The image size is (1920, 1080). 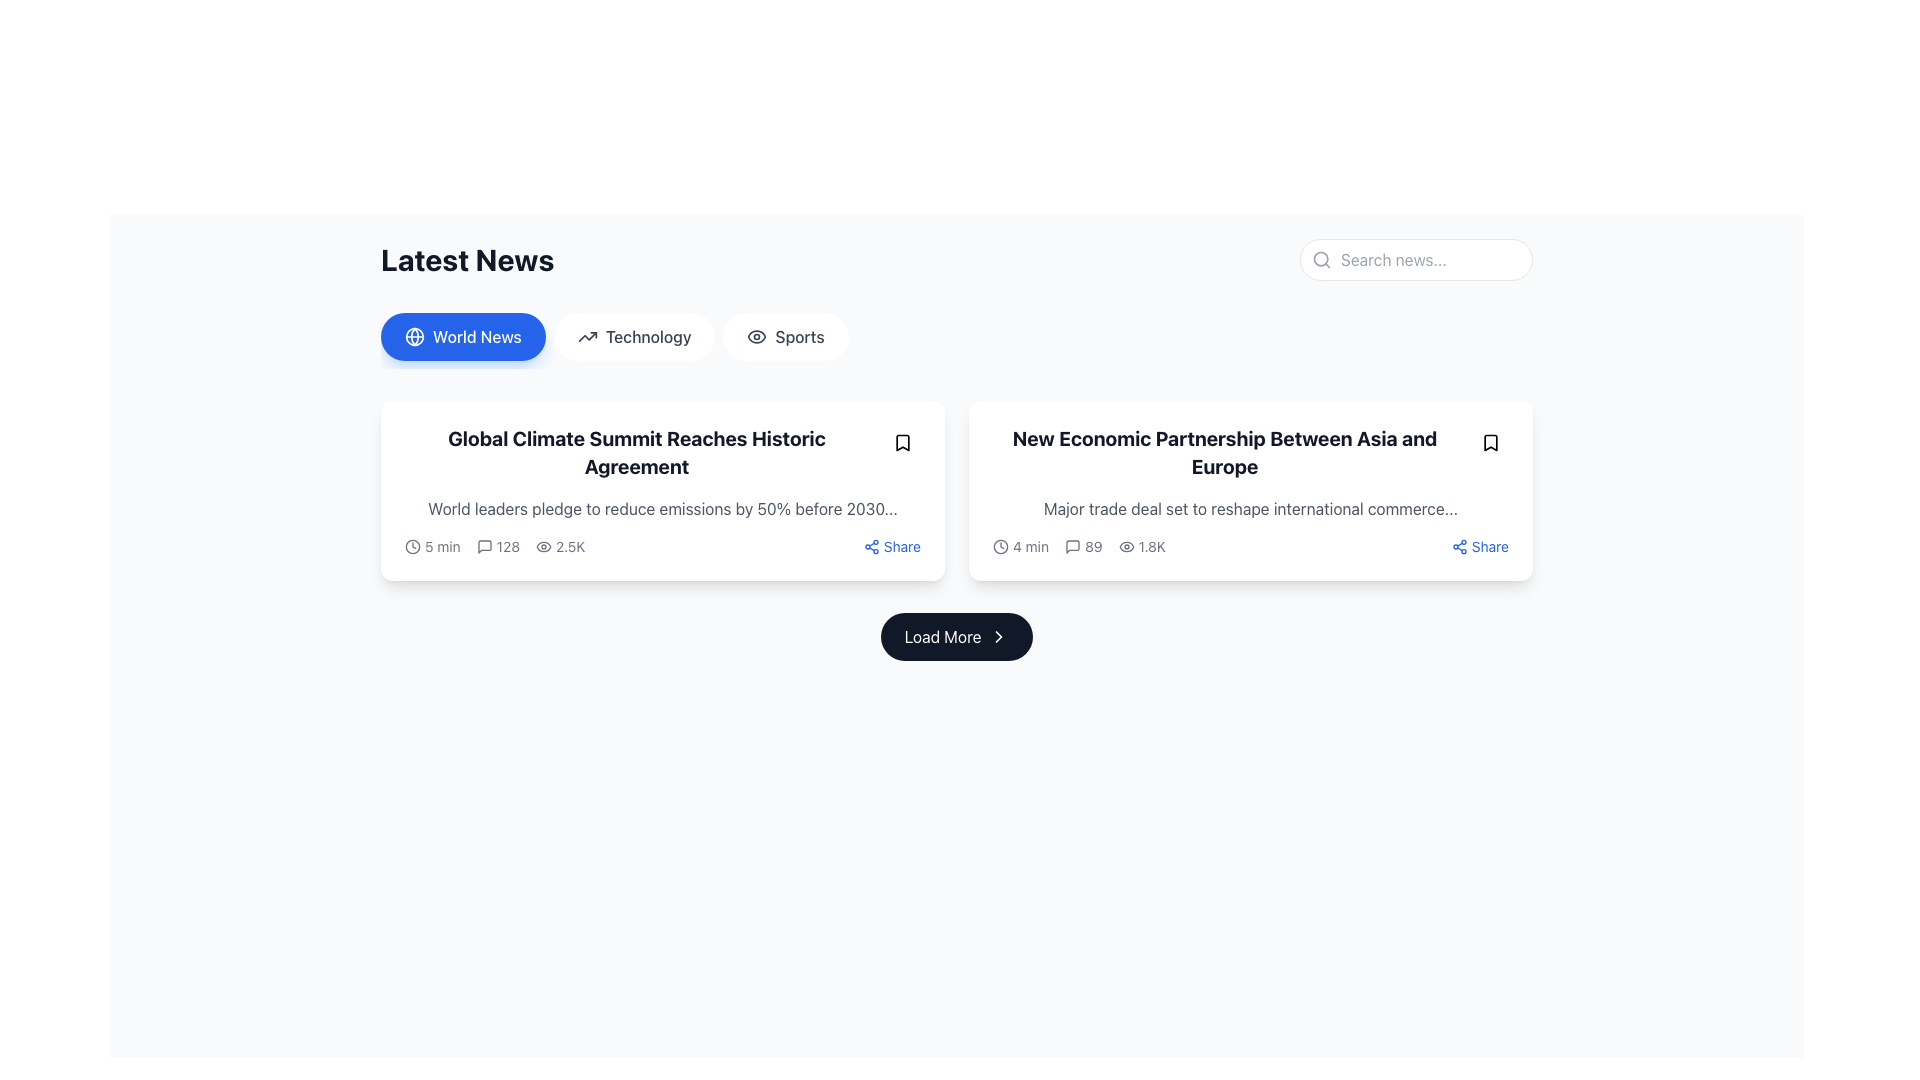 I want to click on the headline text element located in the 'World News' section, which summarizes the primary topic of the news article, so click(x=662, y=452).